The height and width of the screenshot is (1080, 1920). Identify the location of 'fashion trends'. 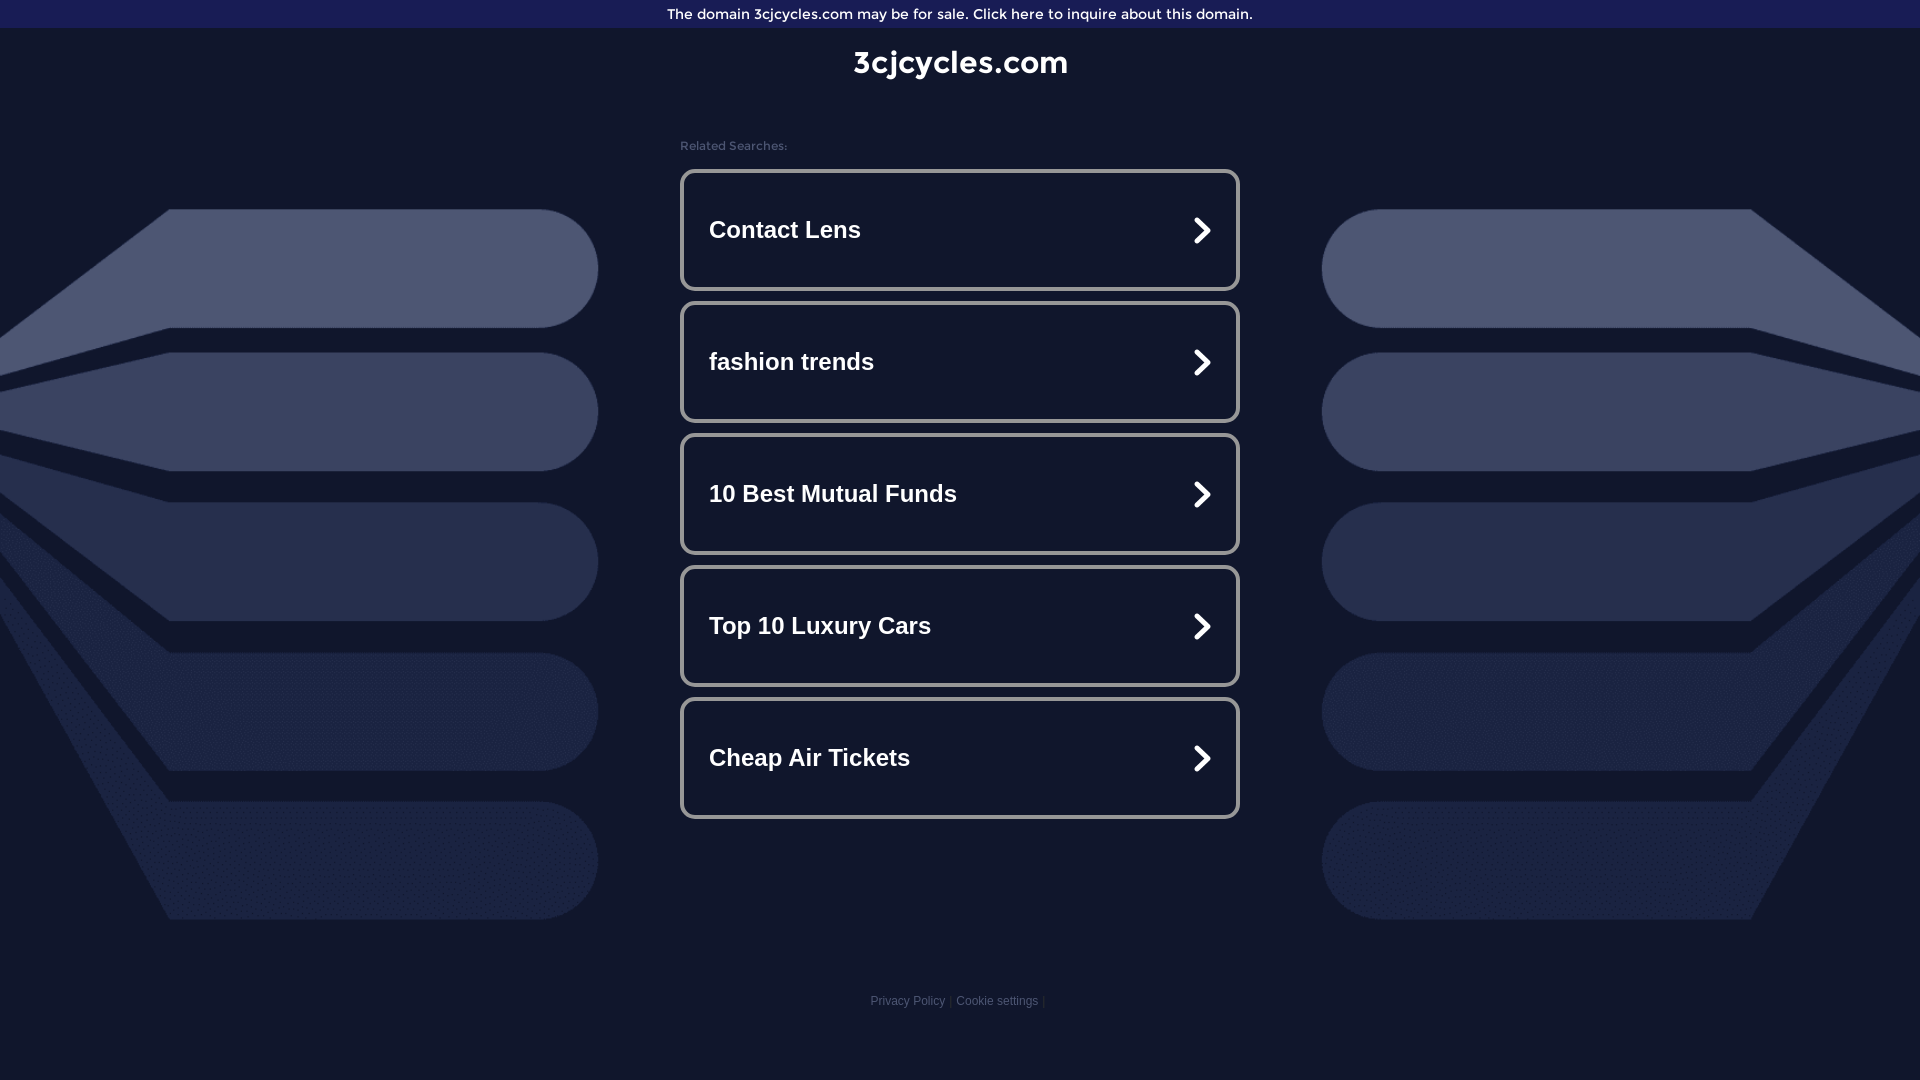
(960, 362).